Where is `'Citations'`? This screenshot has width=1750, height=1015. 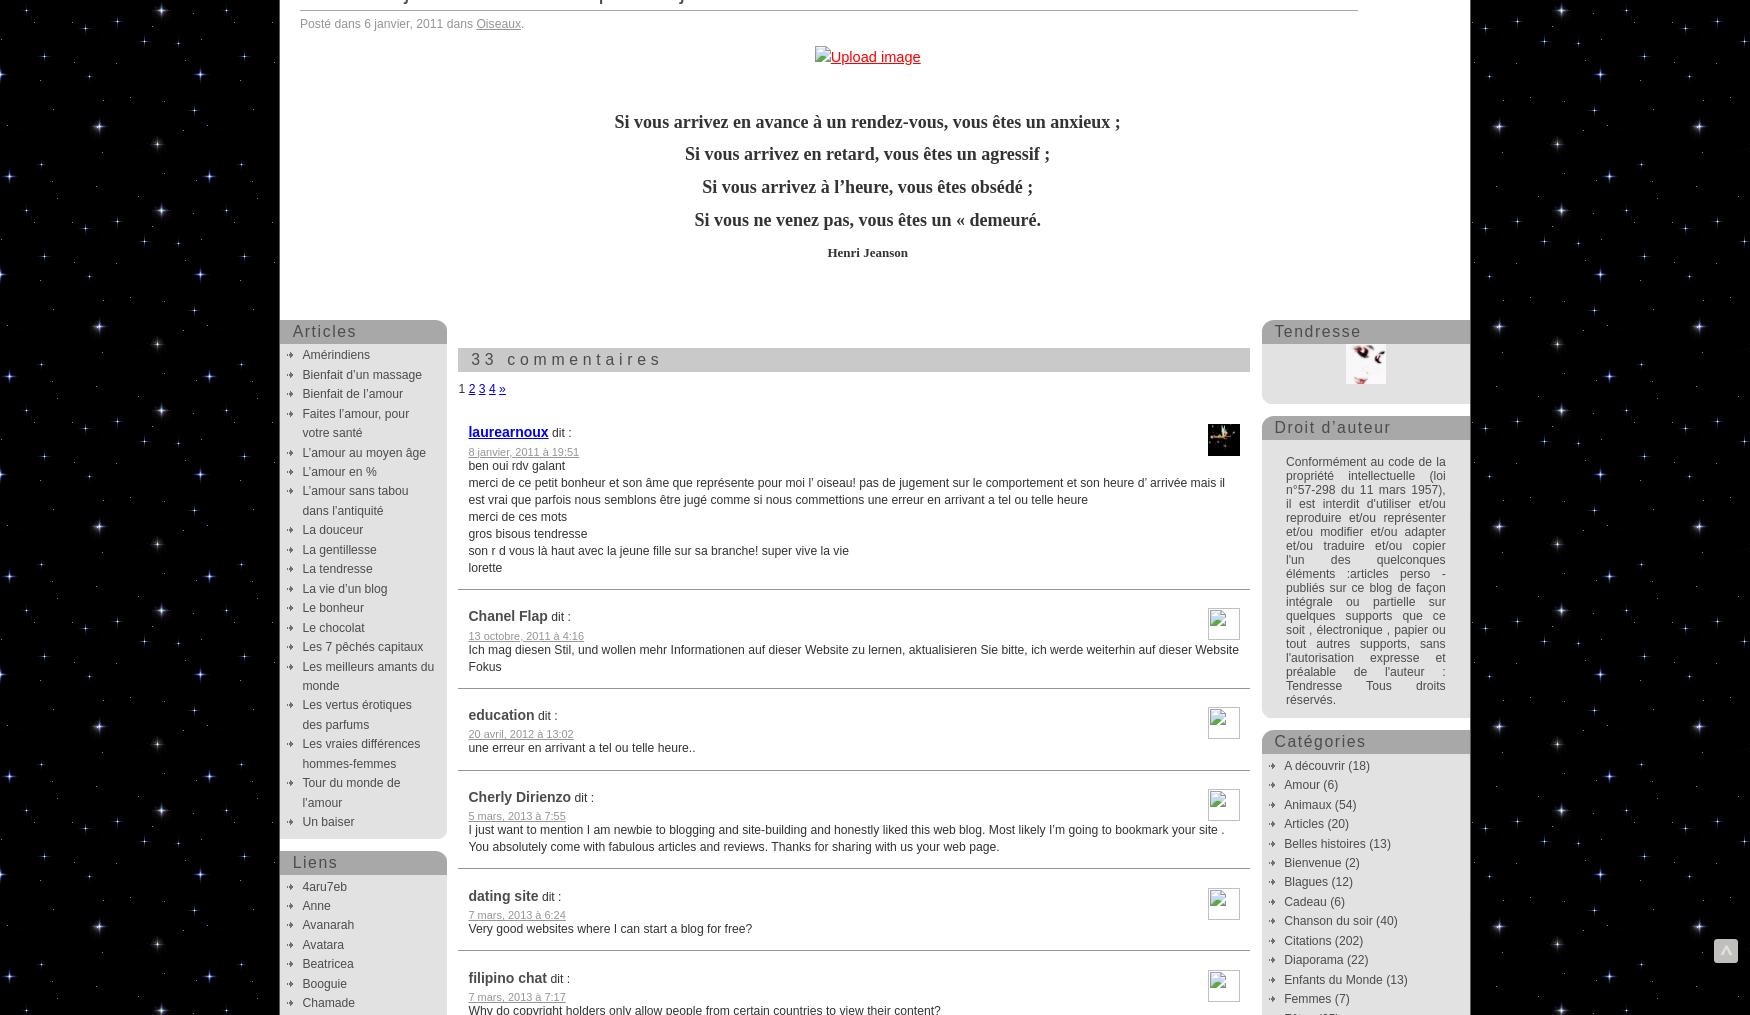 'Citations' is located at coordinates (1306, 938).